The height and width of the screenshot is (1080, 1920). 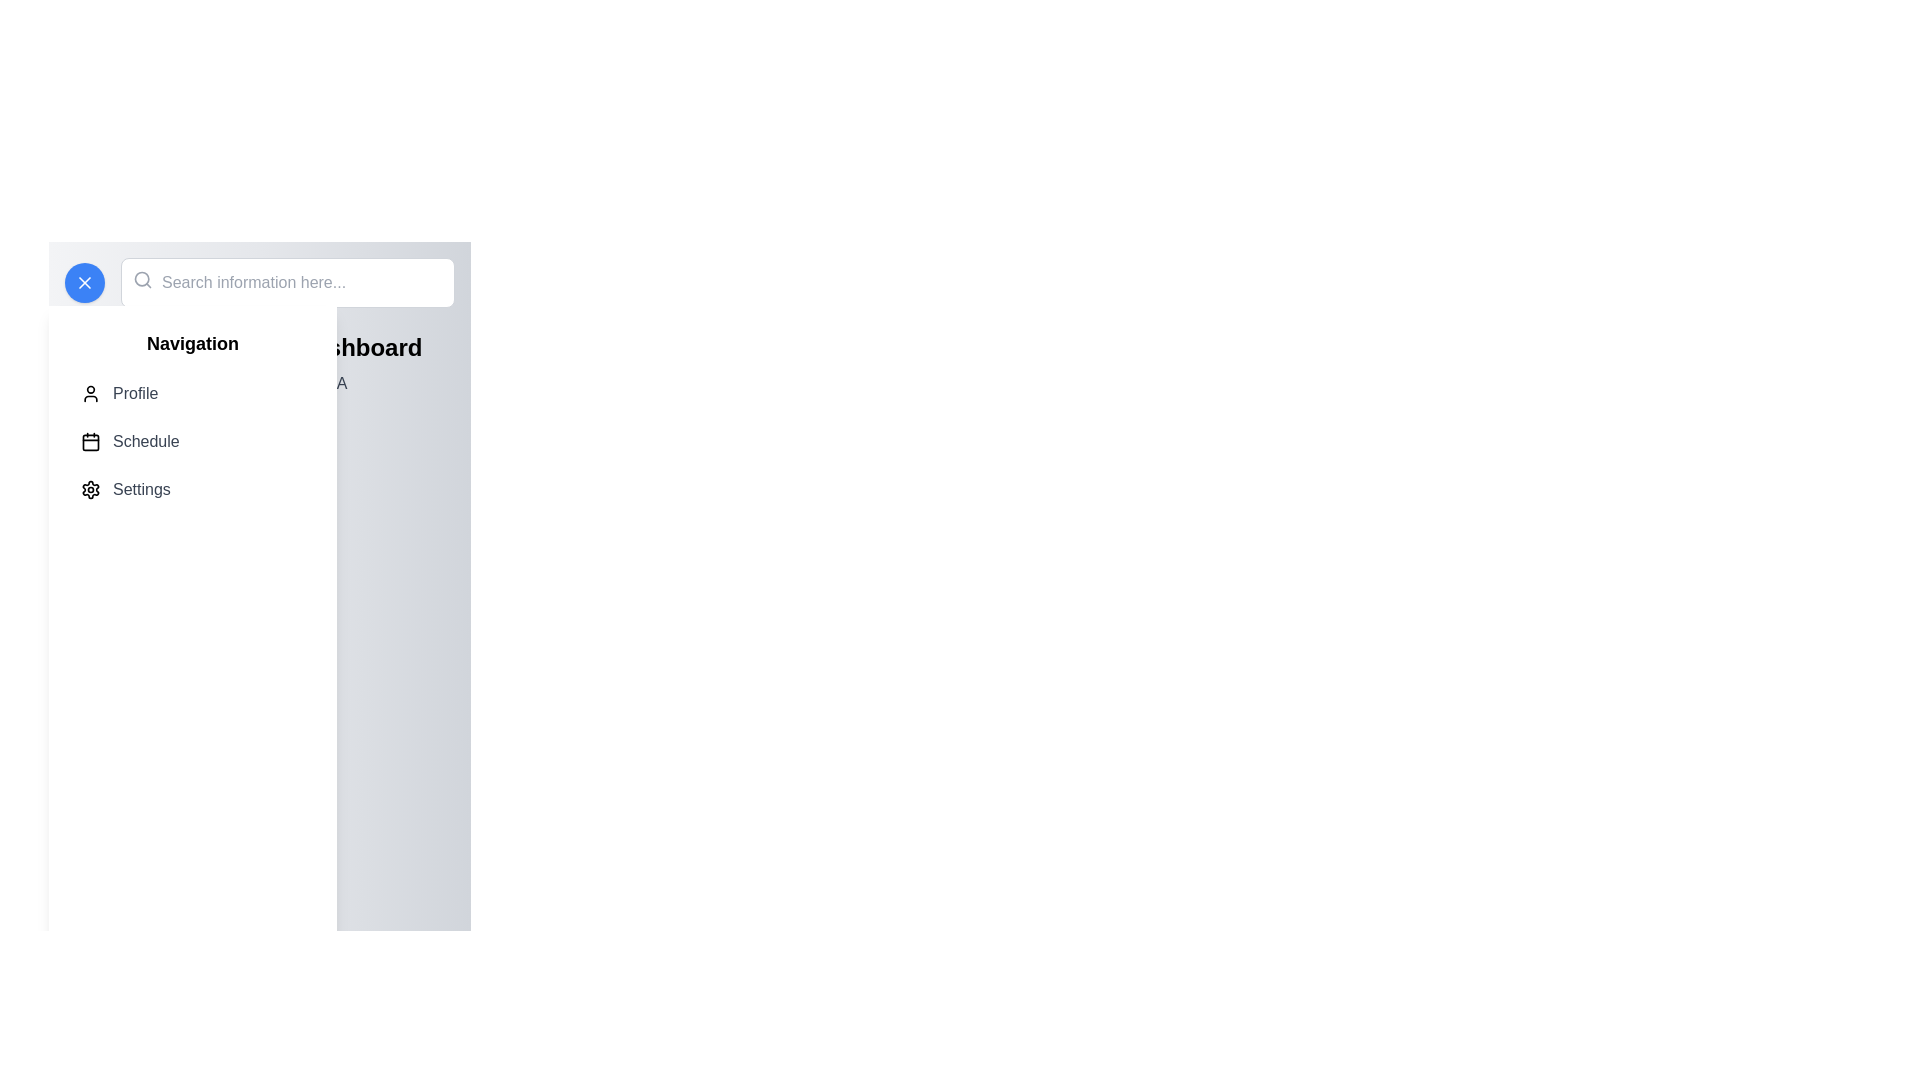 What do you see at coordinates (90, 489) in the screenshot?
I see `the gear icon representing the settings feature located next to the 'Settings' label in the left-hand navigation panel` at bounding box center [90, 489].